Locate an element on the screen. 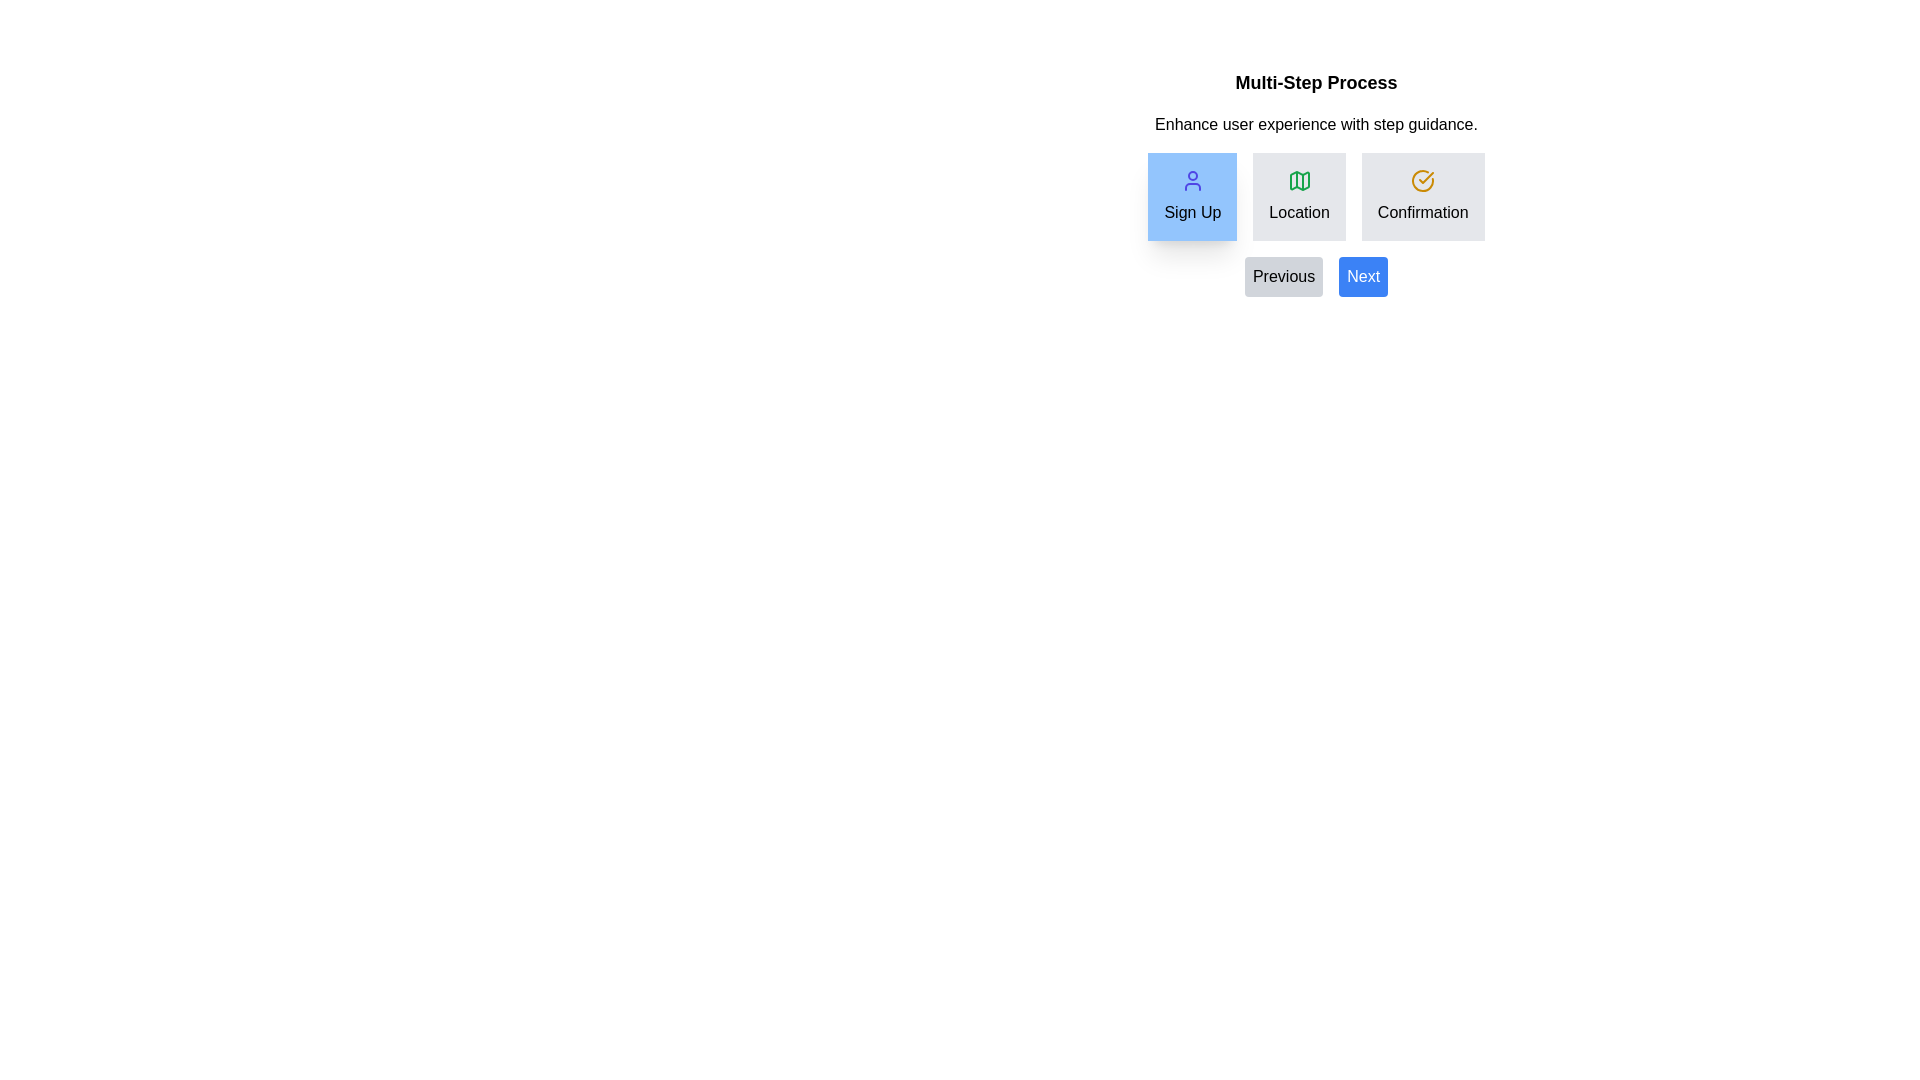 Image resolution: width=1920 pixels, height=1080 pixels. the leftmost button labeled 'Sign Up' with a blue background and a human silhouette icon is located at coordinates (1192, 196).